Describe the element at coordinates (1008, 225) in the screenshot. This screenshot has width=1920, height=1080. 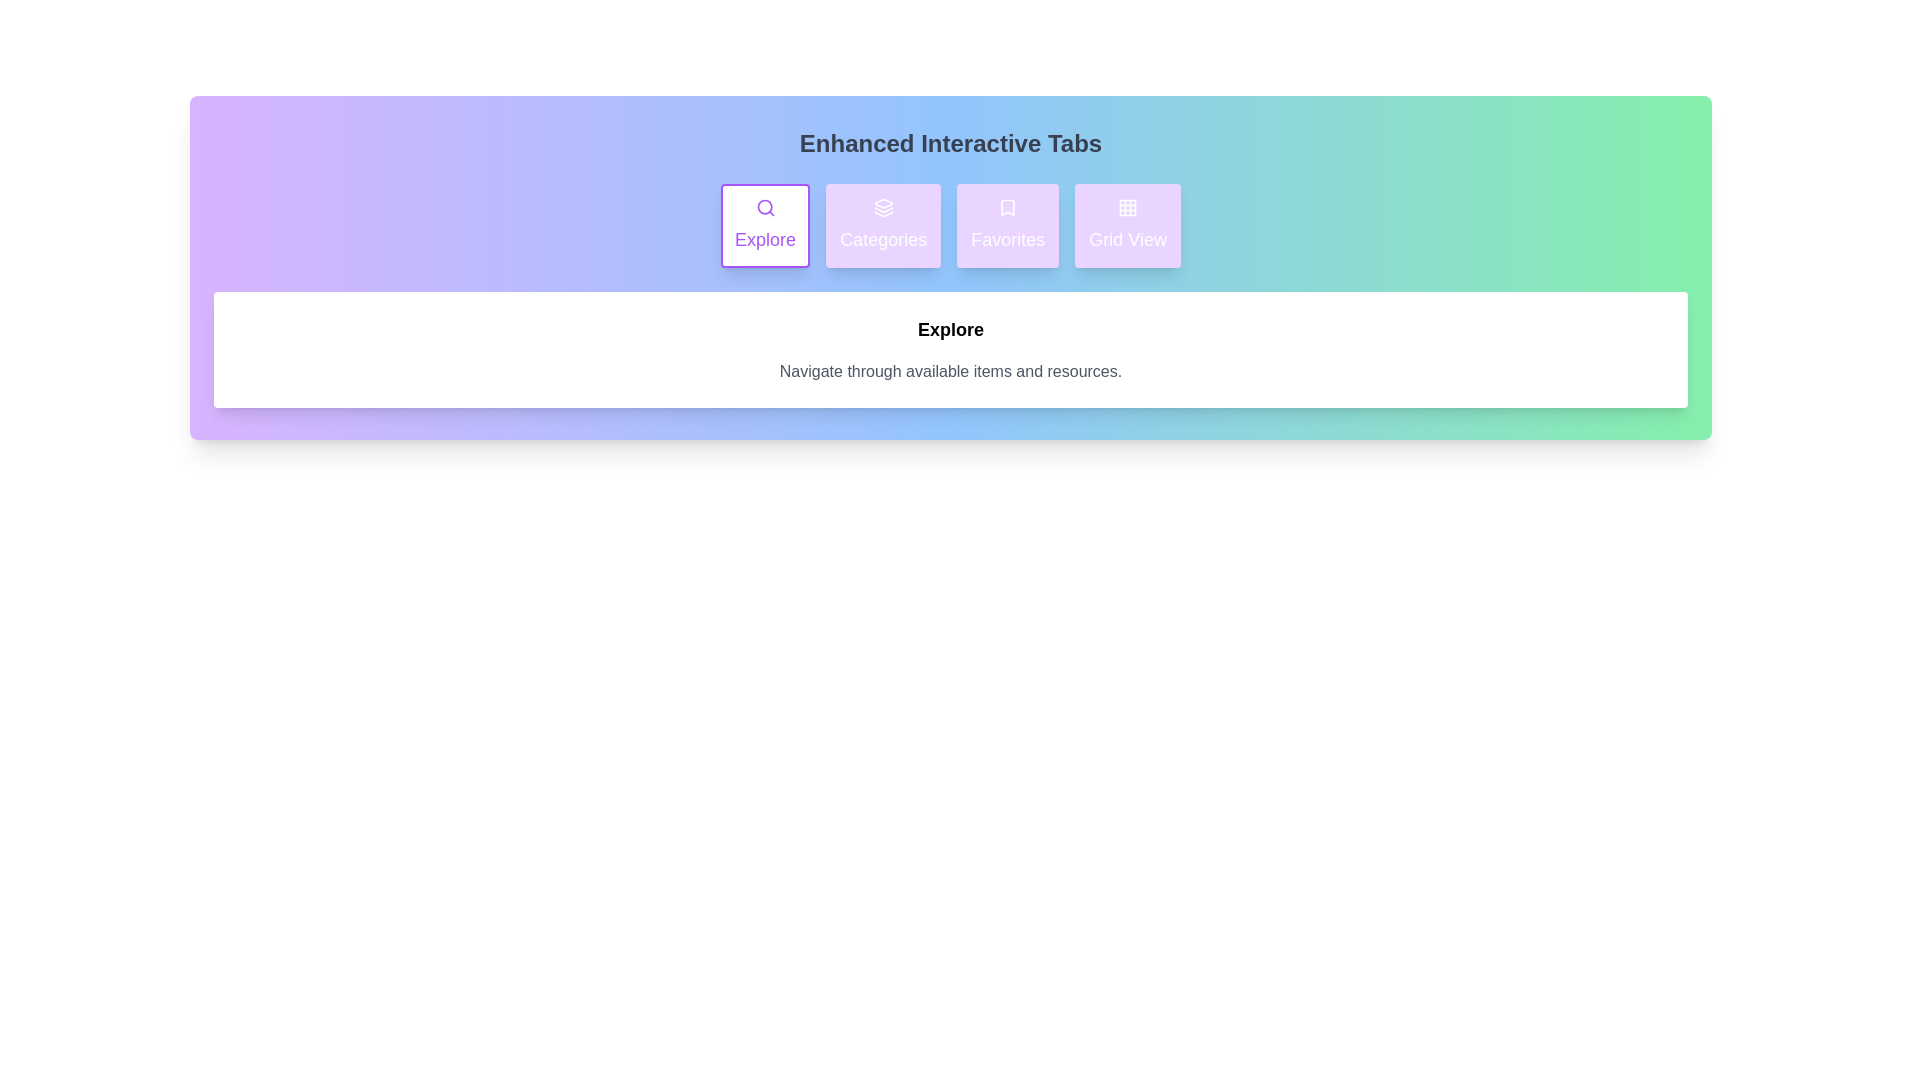
I see `the tab labeled Favorites to observe the hover effect` at that location.